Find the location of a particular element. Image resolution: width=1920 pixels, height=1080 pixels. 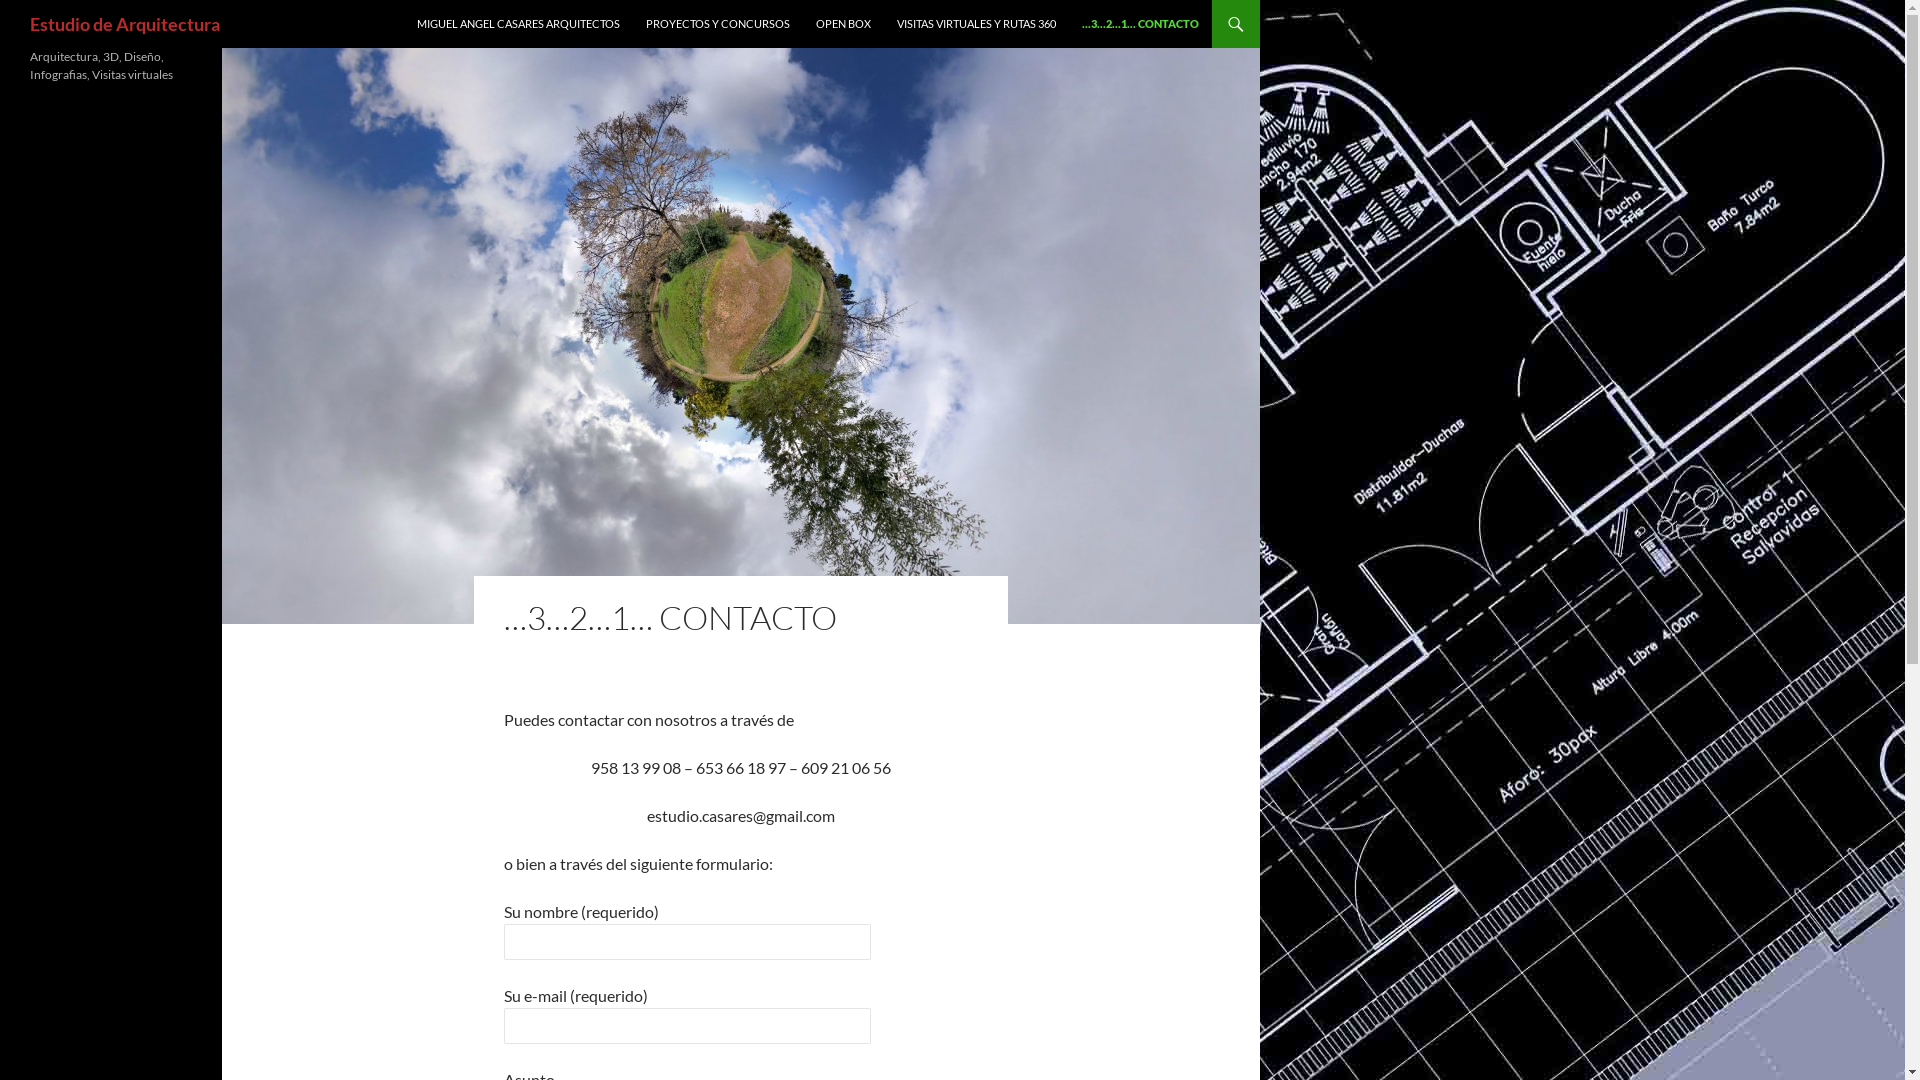

'SALTAR AL CONTENIDO' is located at coordinates (416, 0).